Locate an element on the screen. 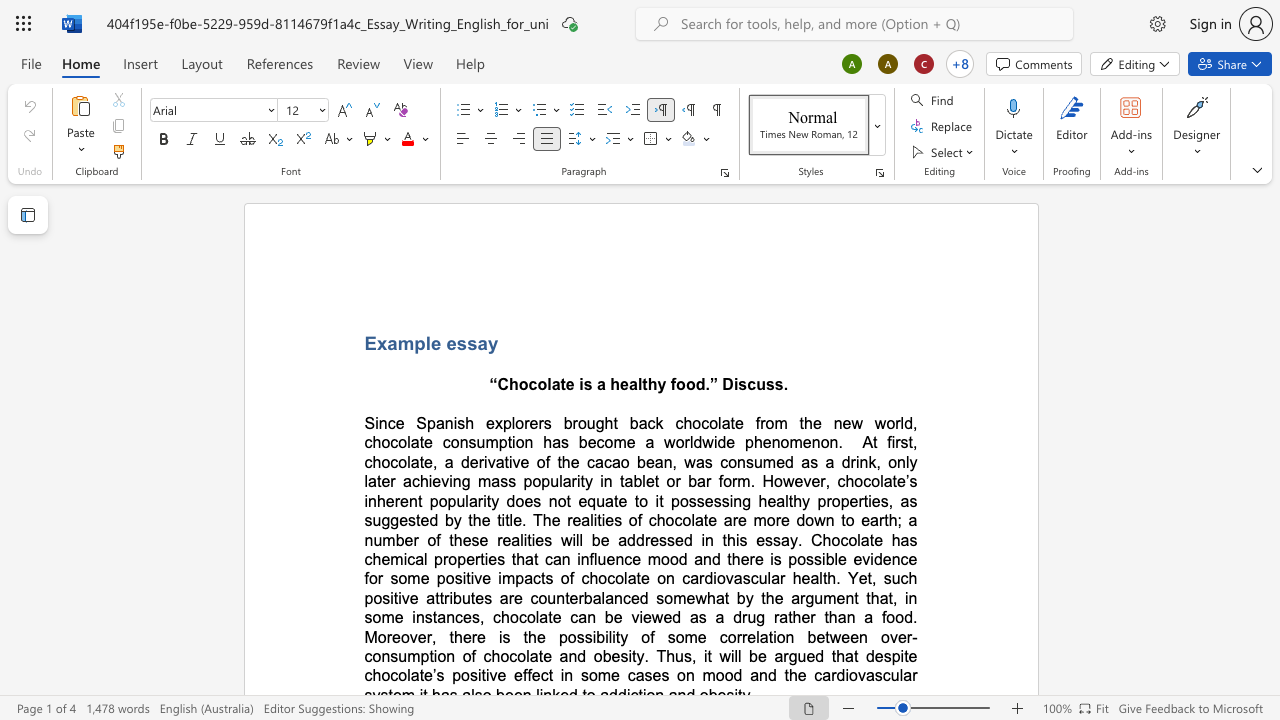 This screenshot has width=1280, height=720. the space between the continuous character "i" and "d" in the text is located at coordinates (875, 559).